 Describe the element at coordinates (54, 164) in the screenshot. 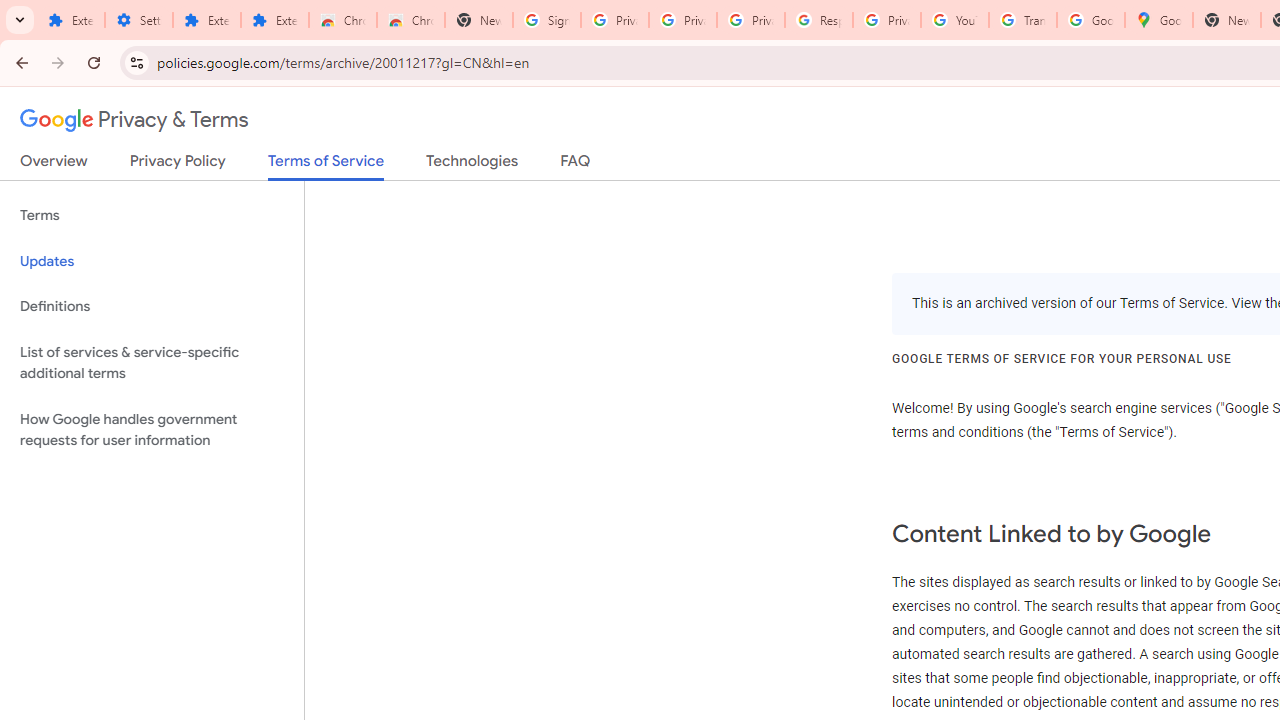

I see `'Overview'` at that location.